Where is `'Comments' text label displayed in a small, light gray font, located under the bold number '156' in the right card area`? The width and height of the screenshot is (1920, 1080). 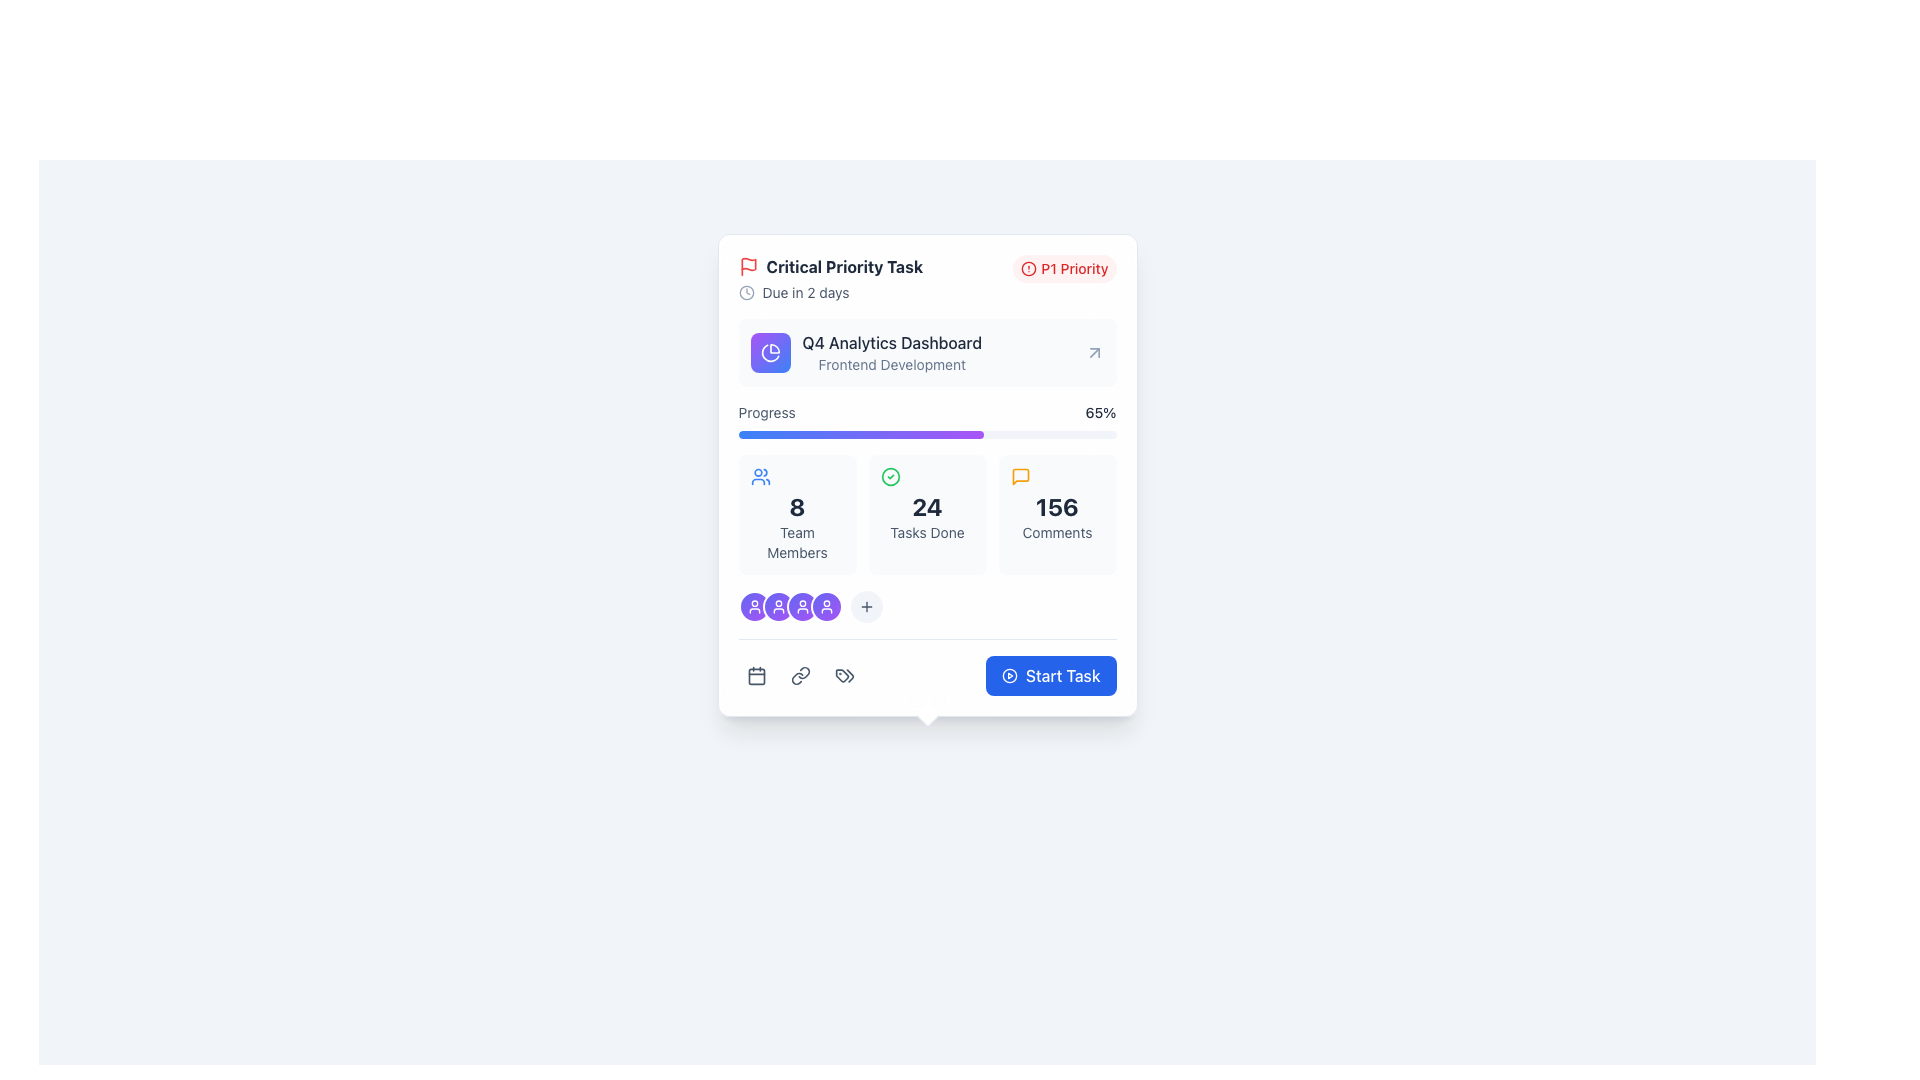 'Comments' text label displayed in a small, light gray font, located under the bold number '156' in the right card area is located at coordinates (1056, 531).